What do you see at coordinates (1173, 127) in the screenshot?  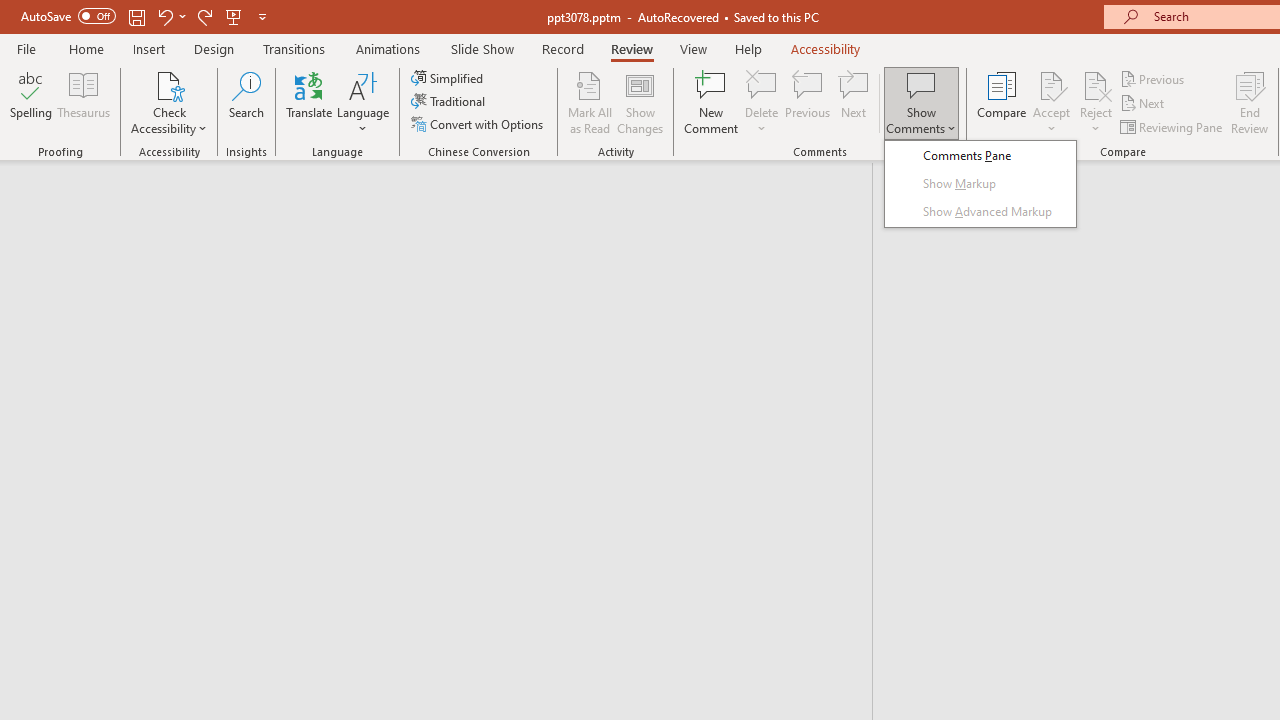 I see `'Reviewing Pane'` at bounding box center [1173, 127].